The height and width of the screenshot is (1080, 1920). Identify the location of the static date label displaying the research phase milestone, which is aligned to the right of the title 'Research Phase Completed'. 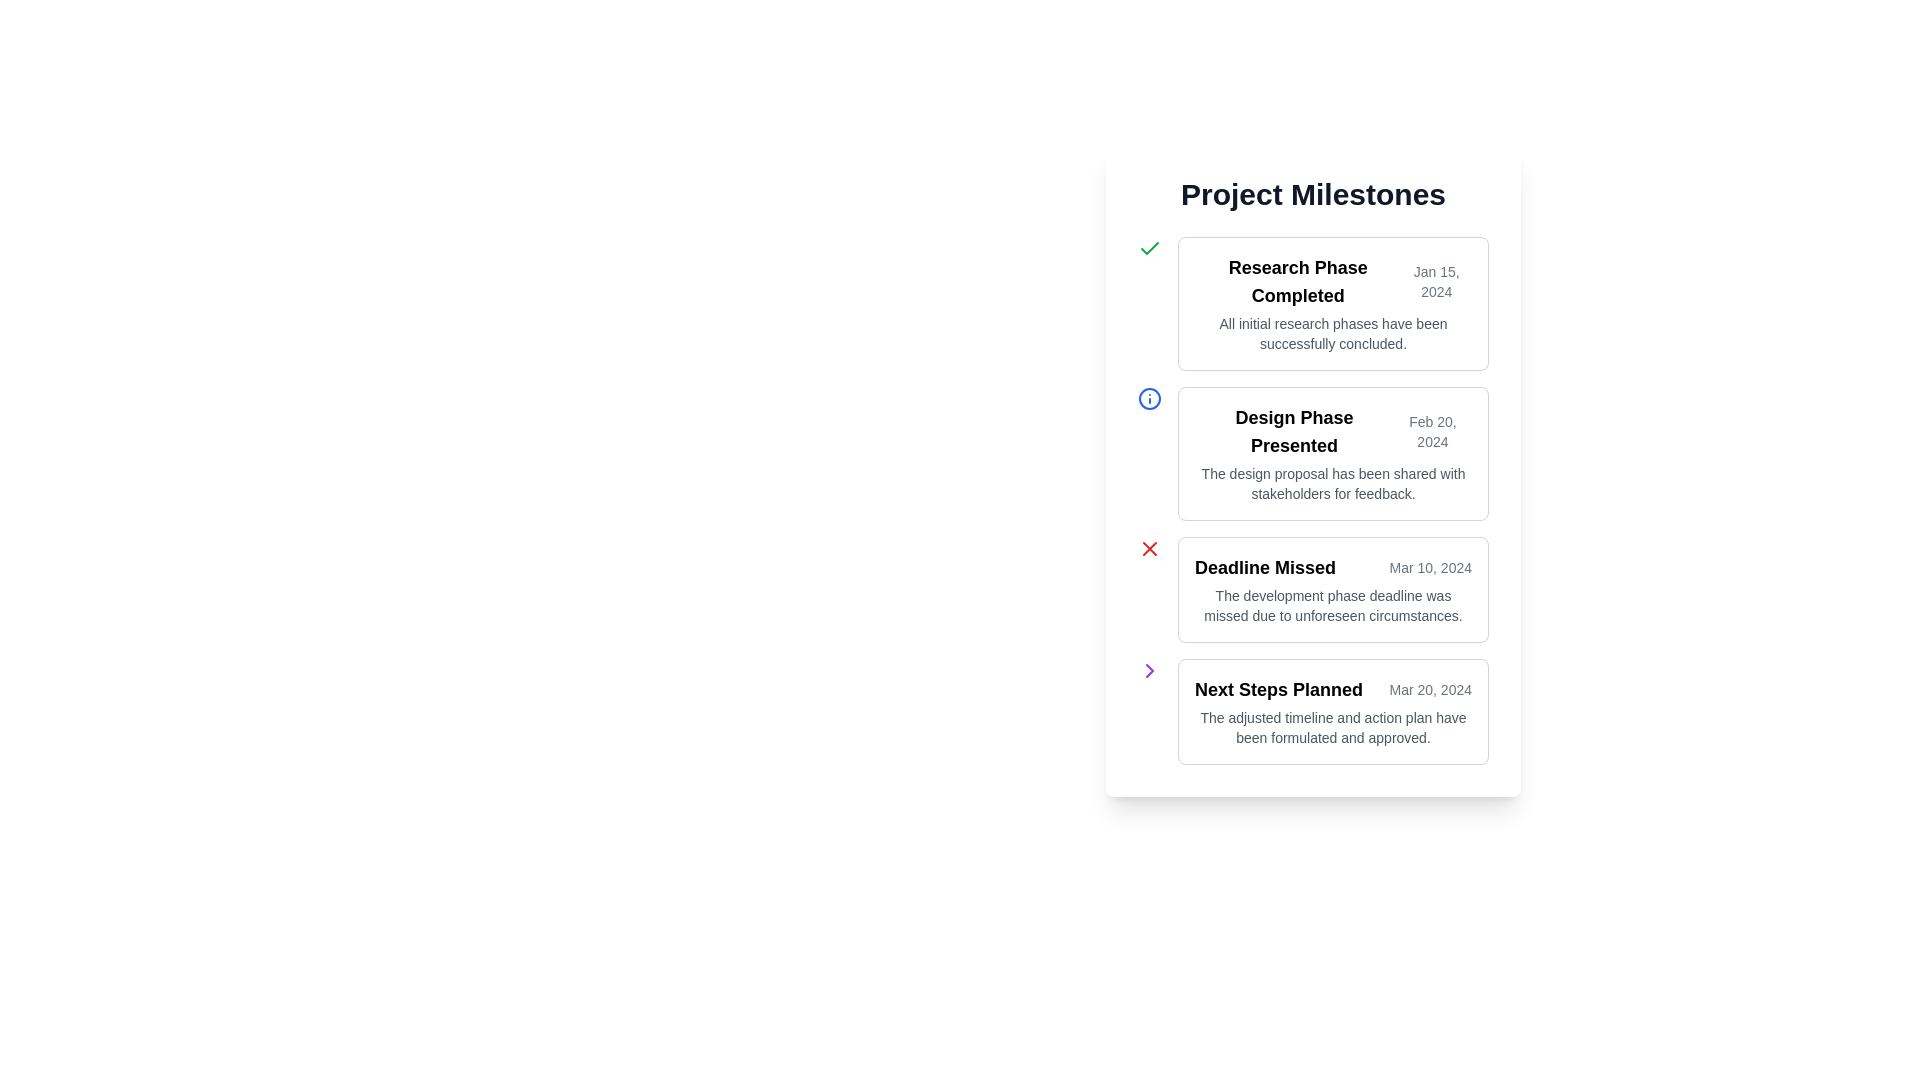
(1435, 281).